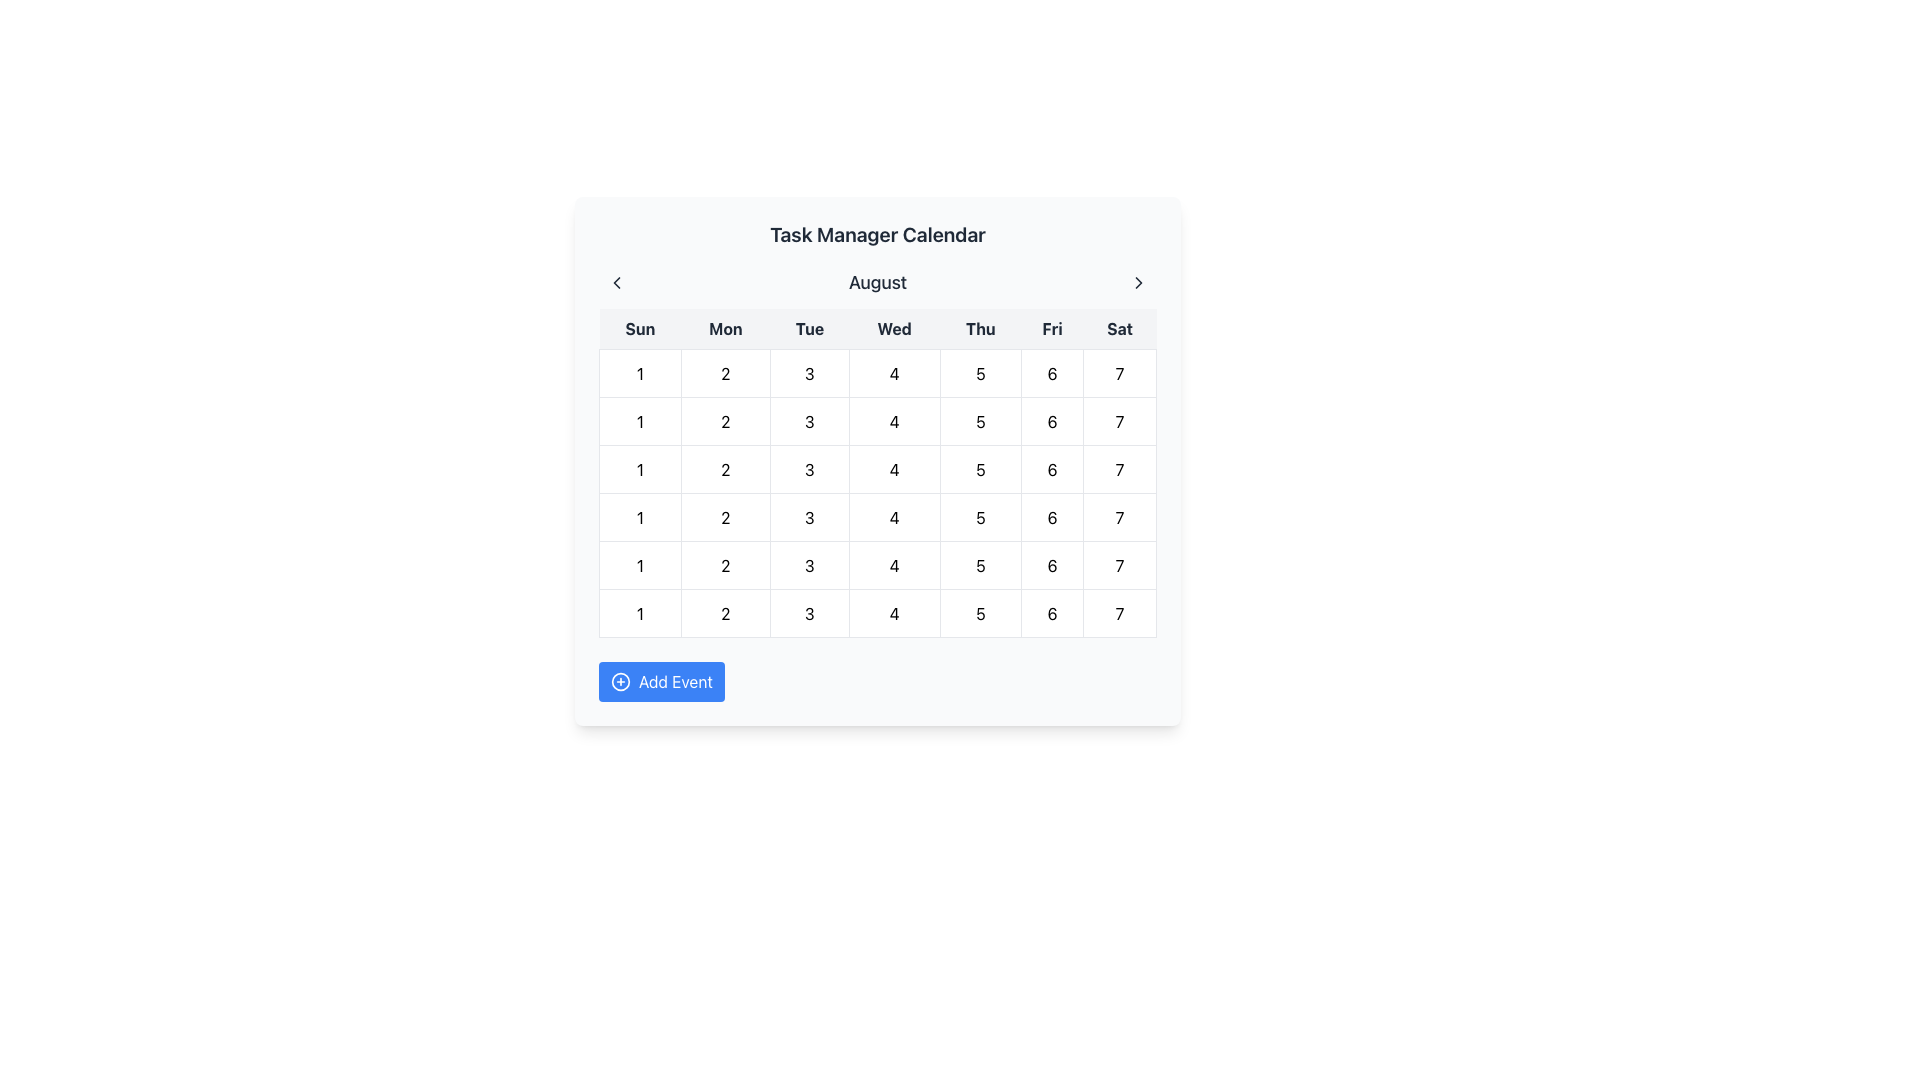  I want to click on the left-pointing chevron icon in the top-left corner of the calendar interface, so click(616, 282).